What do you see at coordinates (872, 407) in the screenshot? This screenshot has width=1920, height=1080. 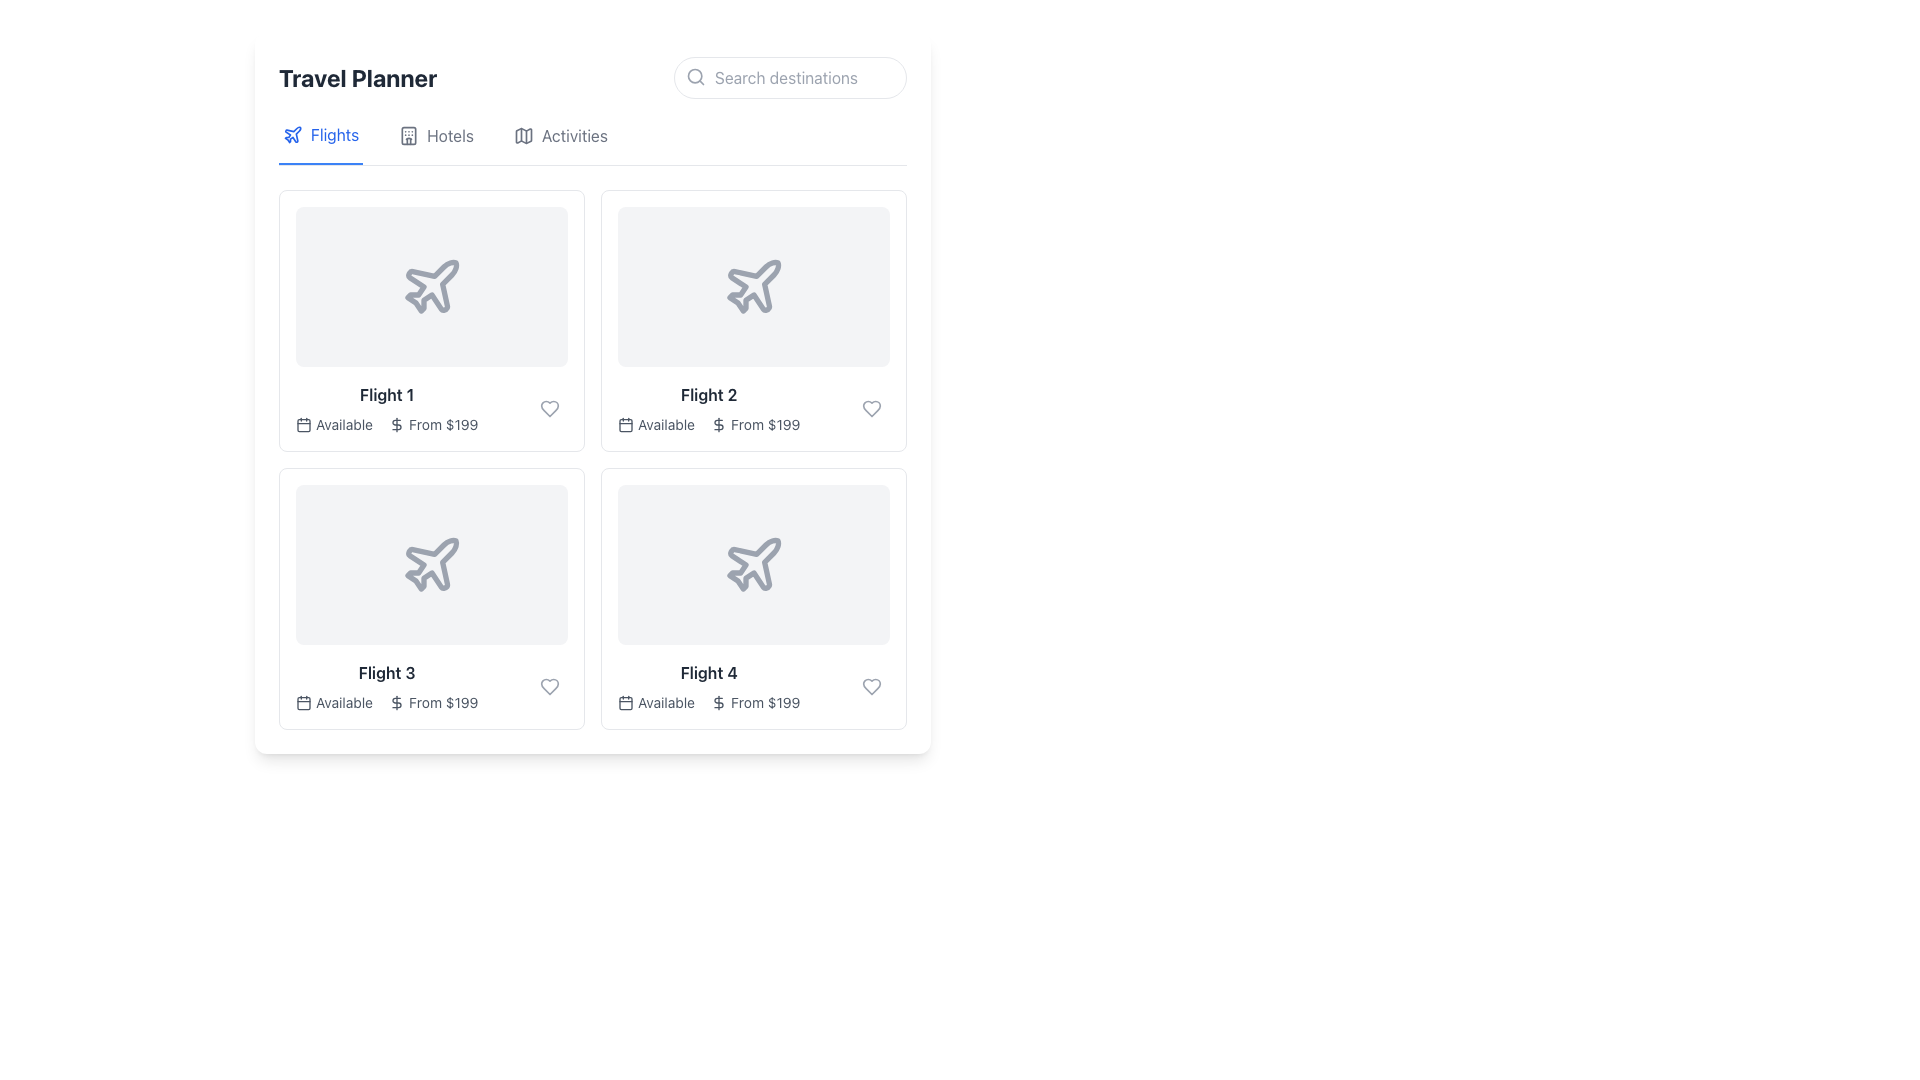 I see `the heart icon located in the top row, right column of the grid layout, adjacent` at bounding box center [872, 407].